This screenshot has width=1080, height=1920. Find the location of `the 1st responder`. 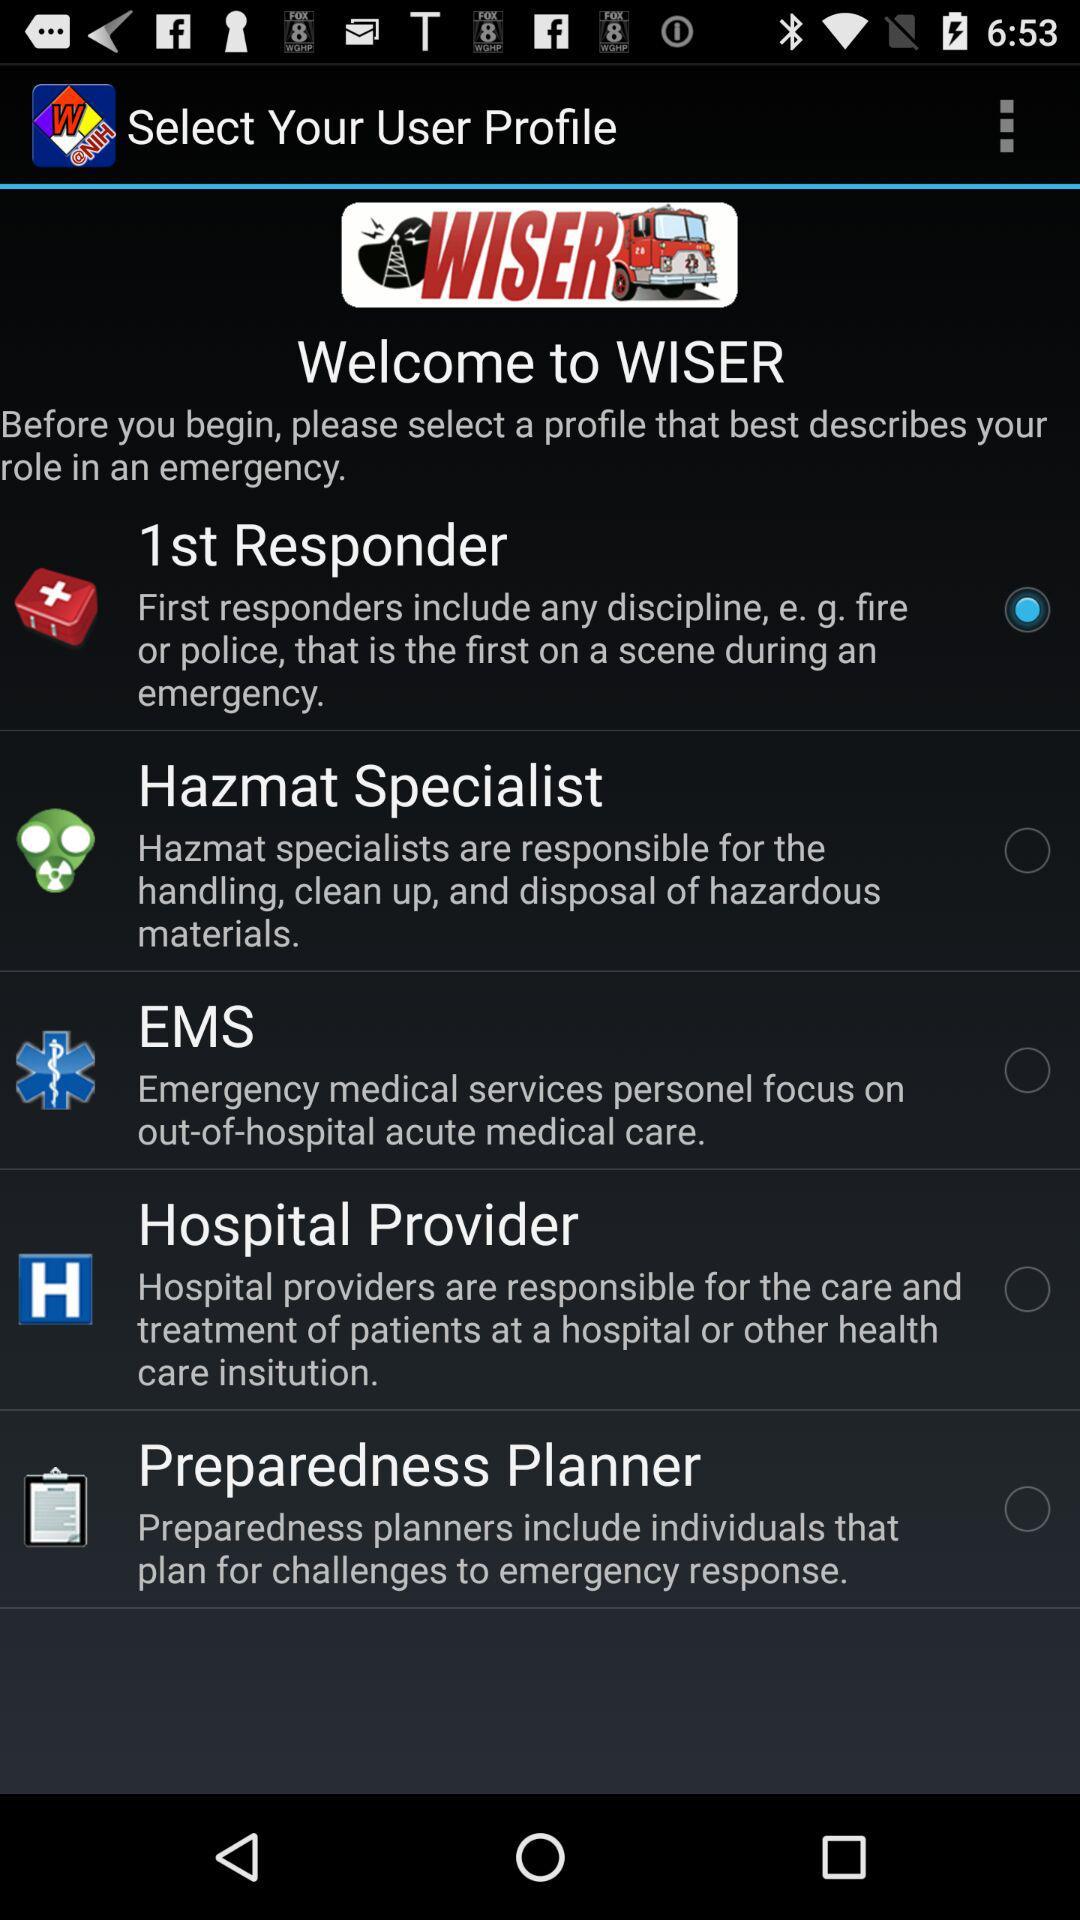

the 1st responder is located at coordinates (321, 542).